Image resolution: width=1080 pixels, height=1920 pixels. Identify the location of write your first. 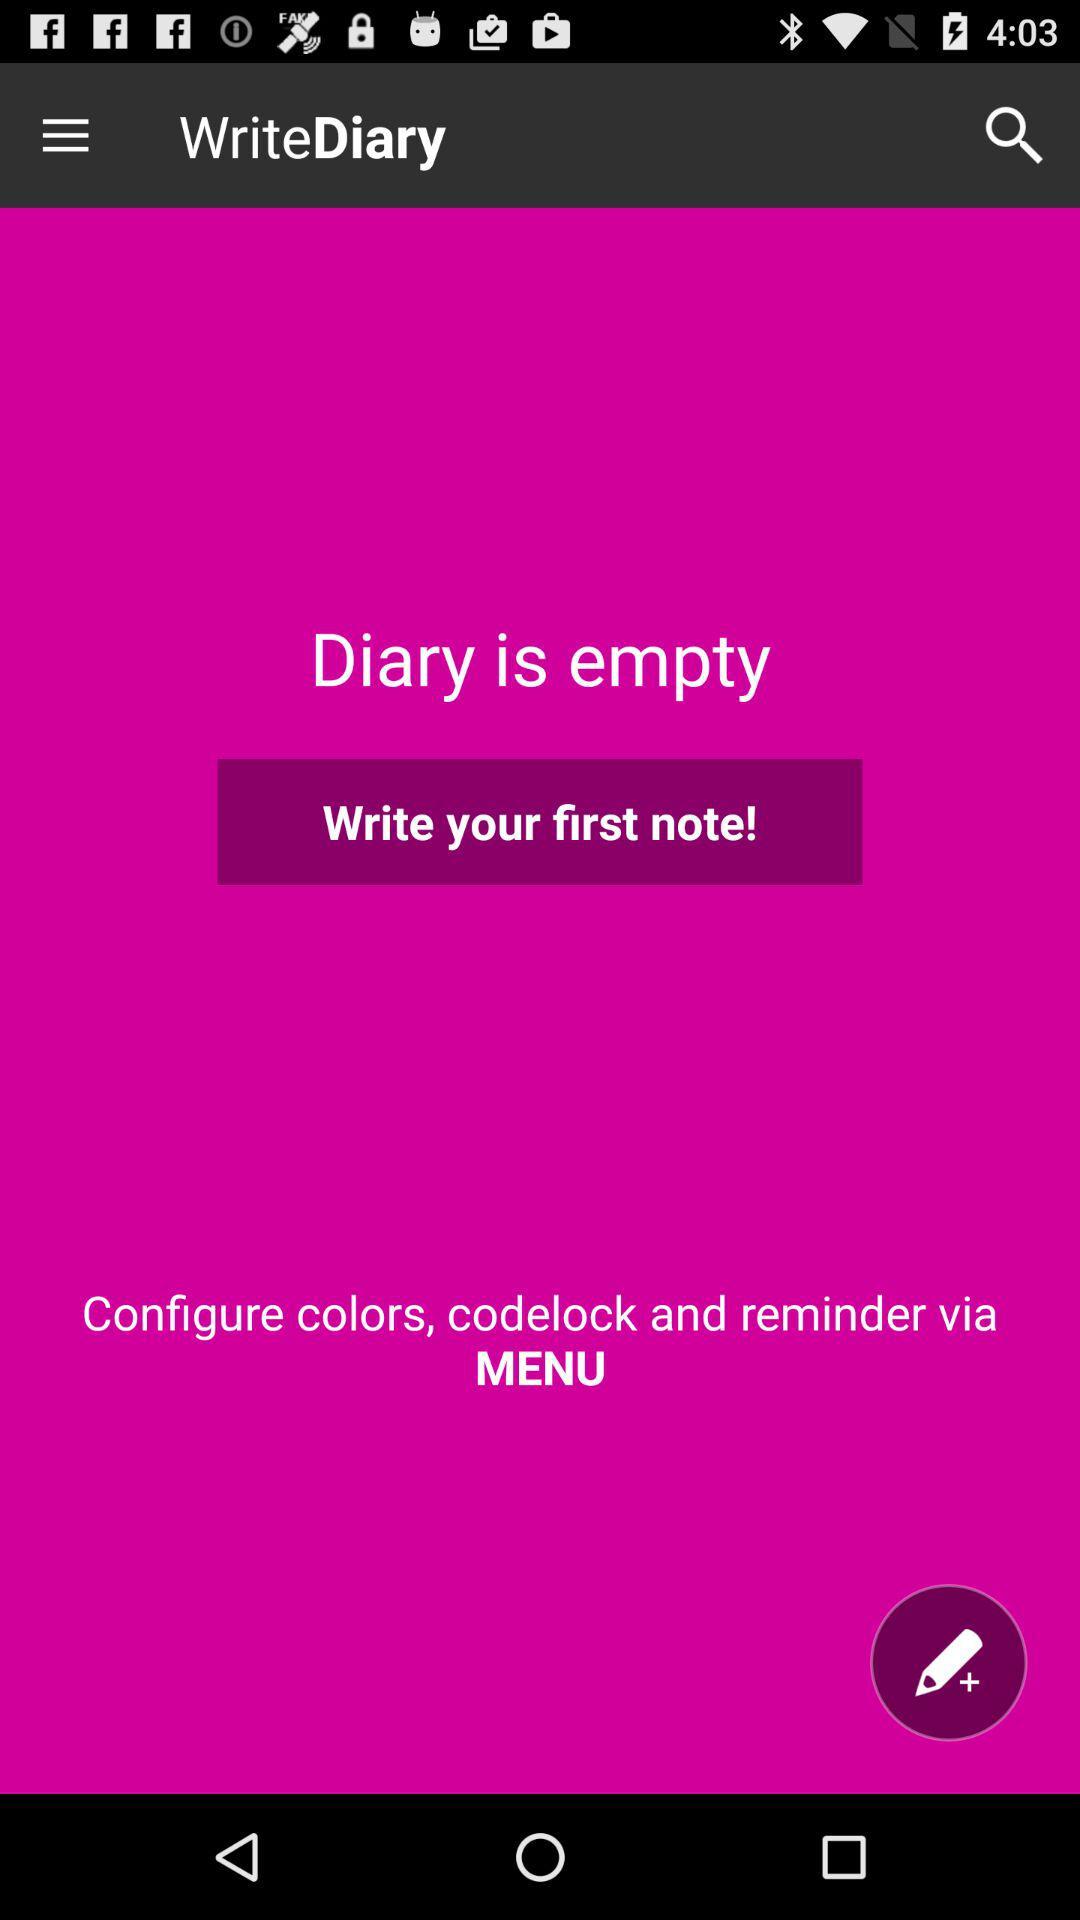
(540, 821).